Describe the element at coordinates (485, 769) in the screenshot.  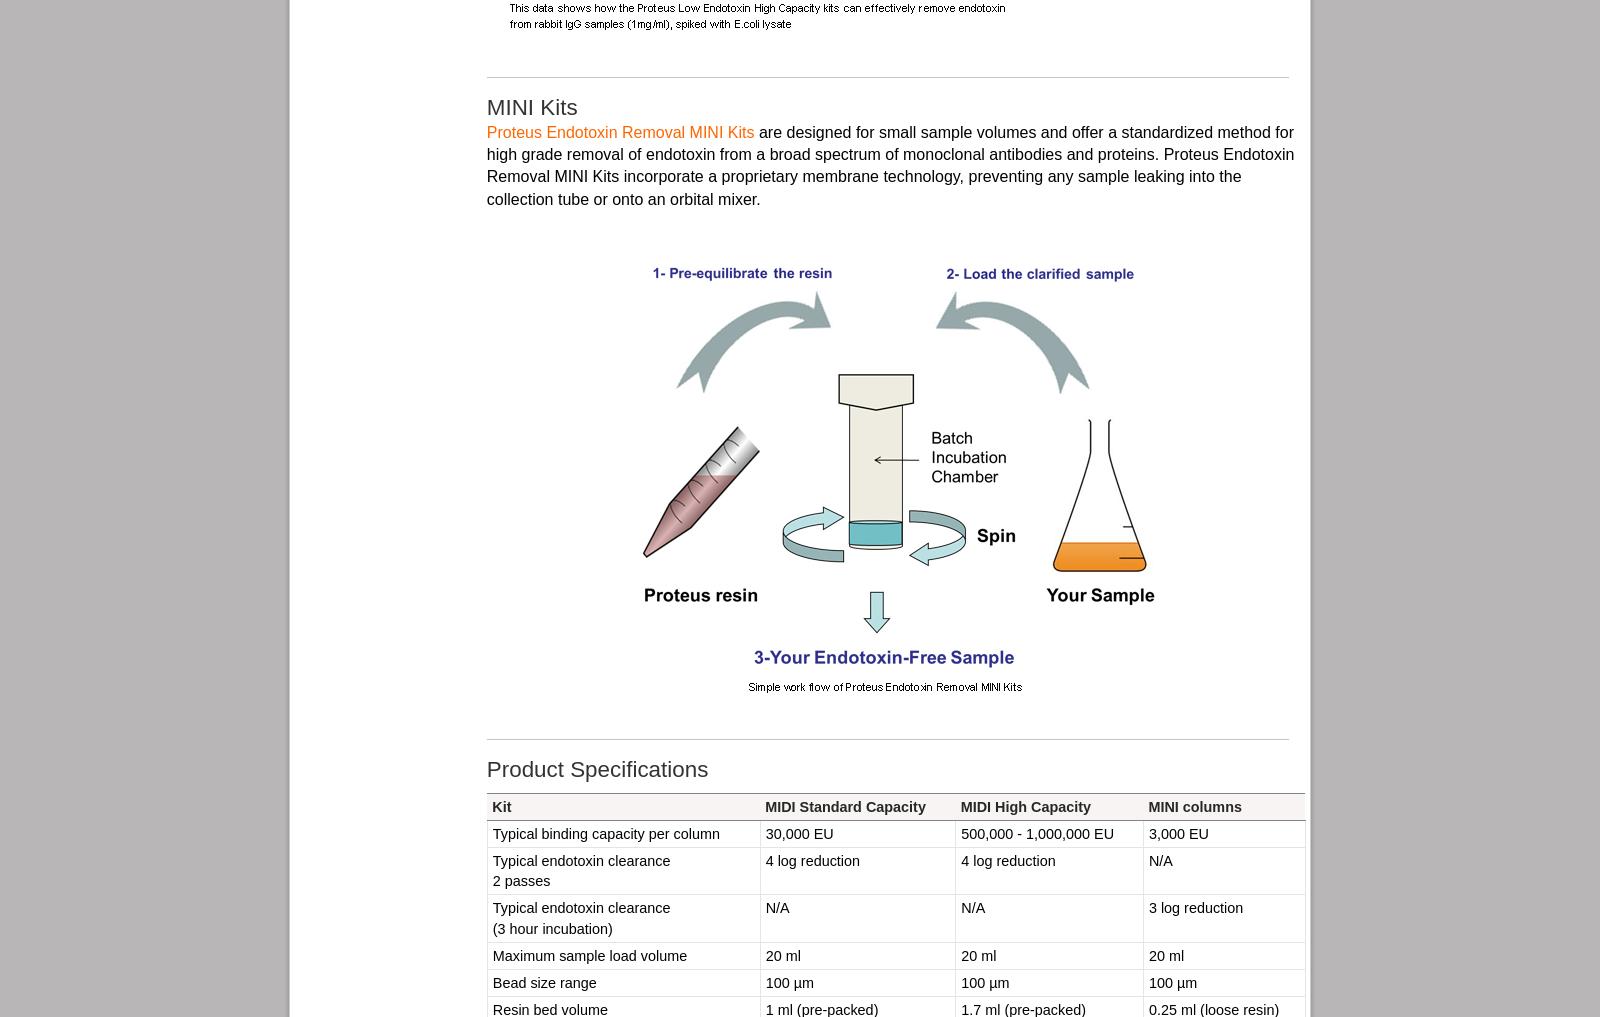
I see `'Product Specifications'` at that location.